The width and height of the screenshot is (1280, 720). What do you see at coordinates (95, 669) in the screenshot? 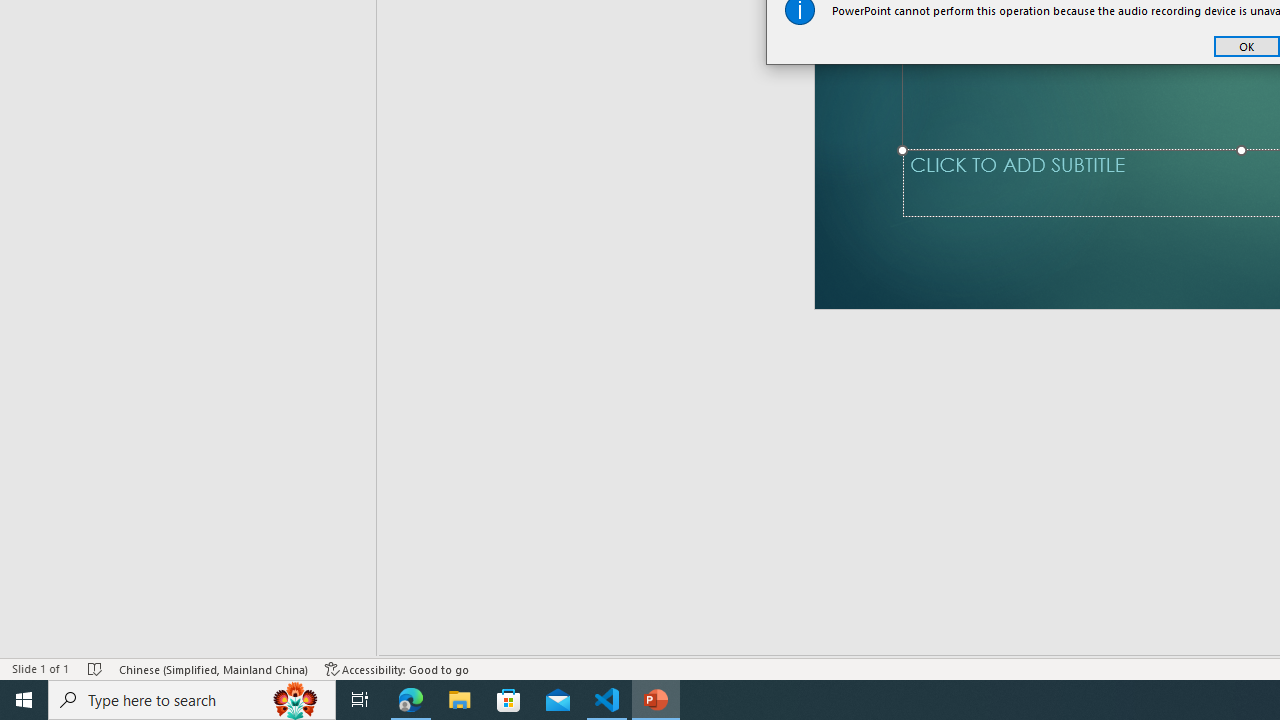
I see `'Spell Check No Errors'` at bounding box center [95, 669].